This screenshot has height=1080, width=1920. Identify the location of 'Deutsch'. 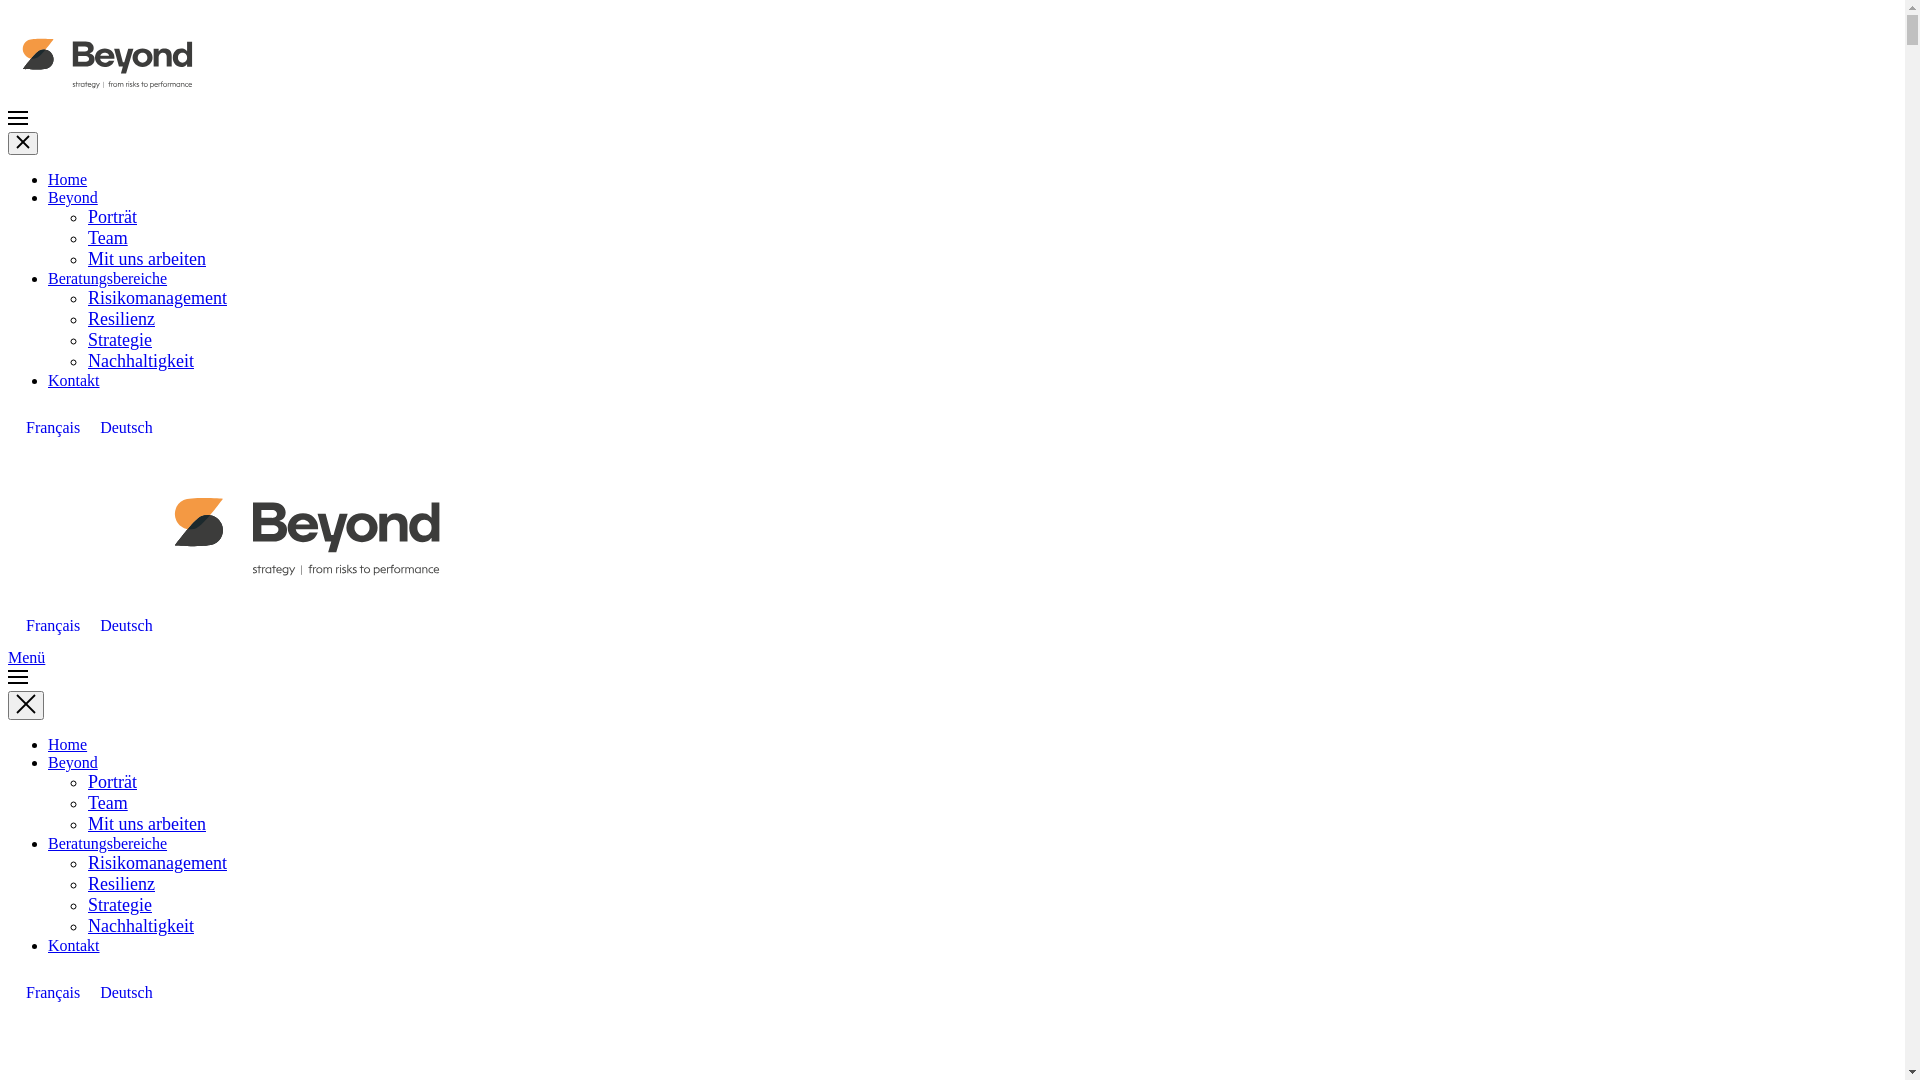
(124, 427).